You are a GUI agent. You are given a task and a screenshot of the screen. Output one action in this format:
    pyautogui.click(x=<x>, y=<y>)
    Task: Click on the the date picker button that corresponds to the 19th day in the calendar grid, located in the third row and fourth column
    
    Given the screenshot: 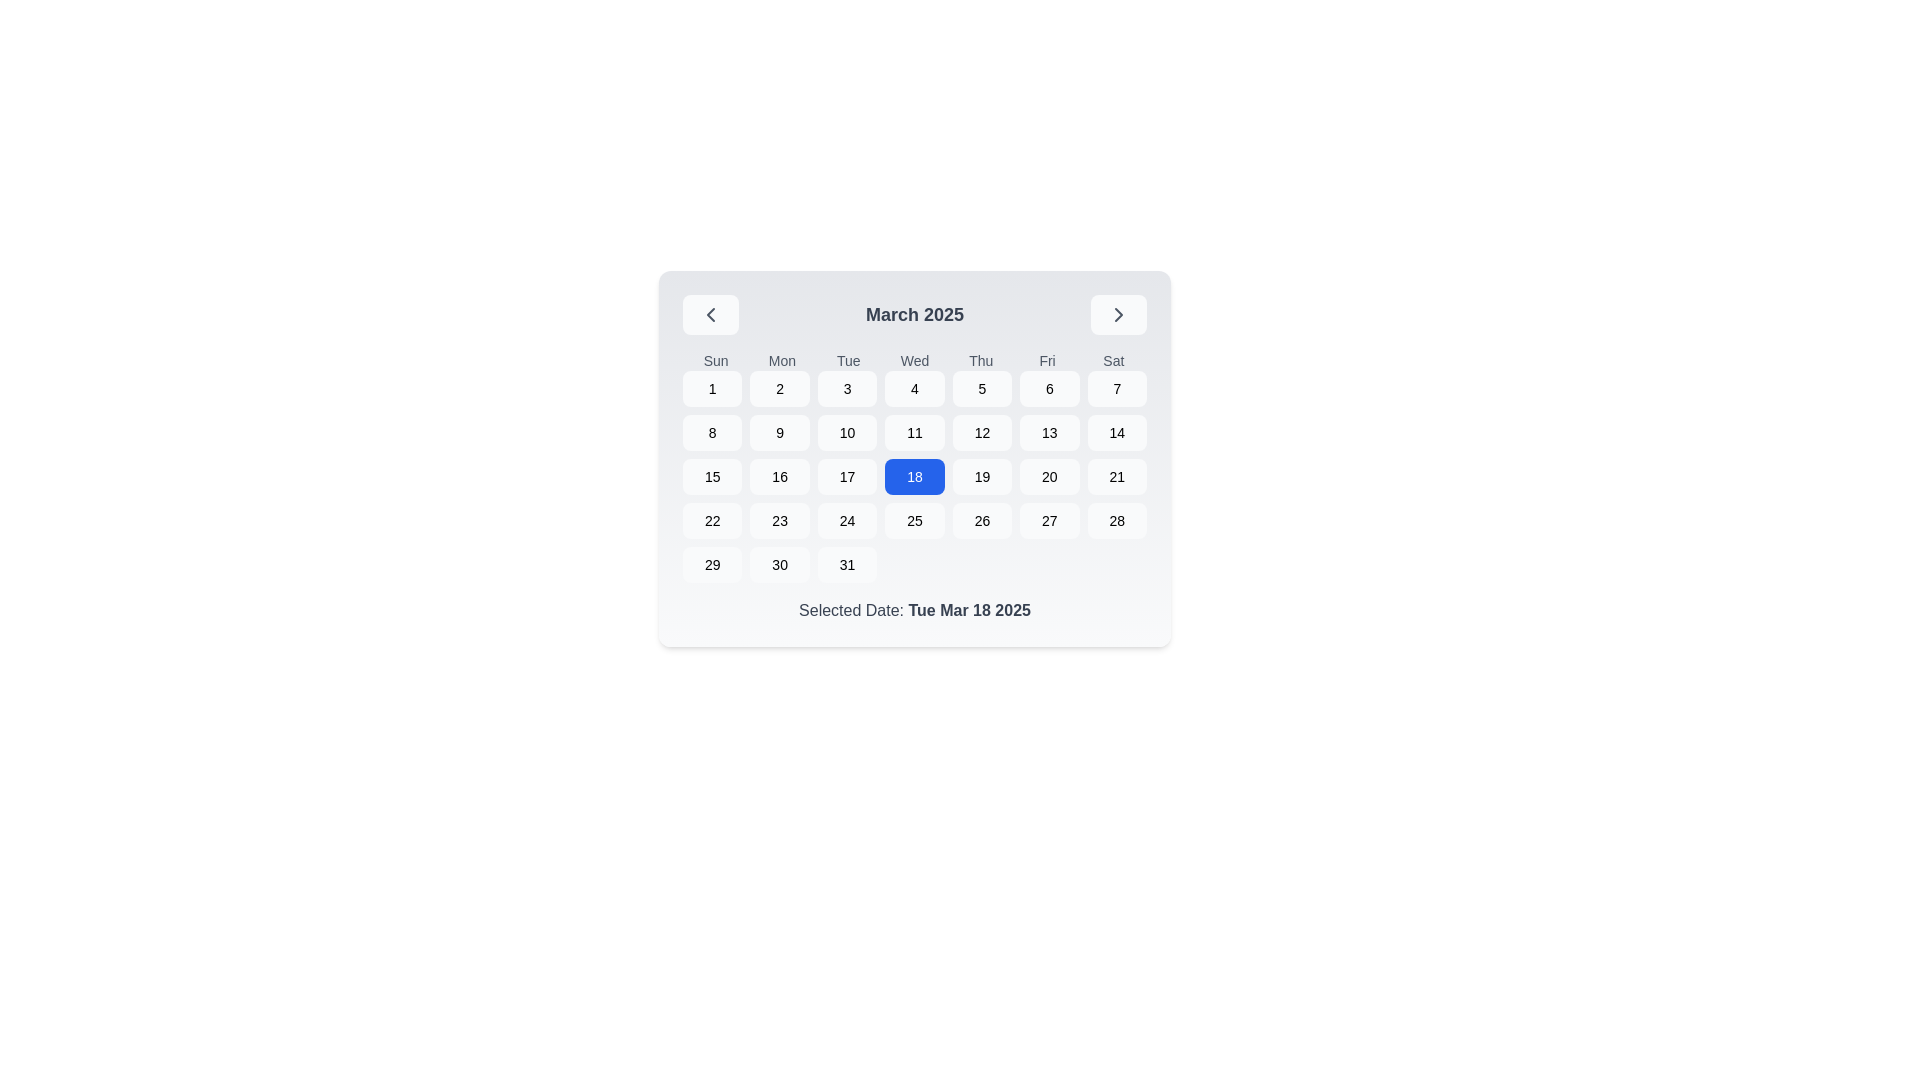 What is the action you would take?
    pyautogui.click(x=982, y=477)
    